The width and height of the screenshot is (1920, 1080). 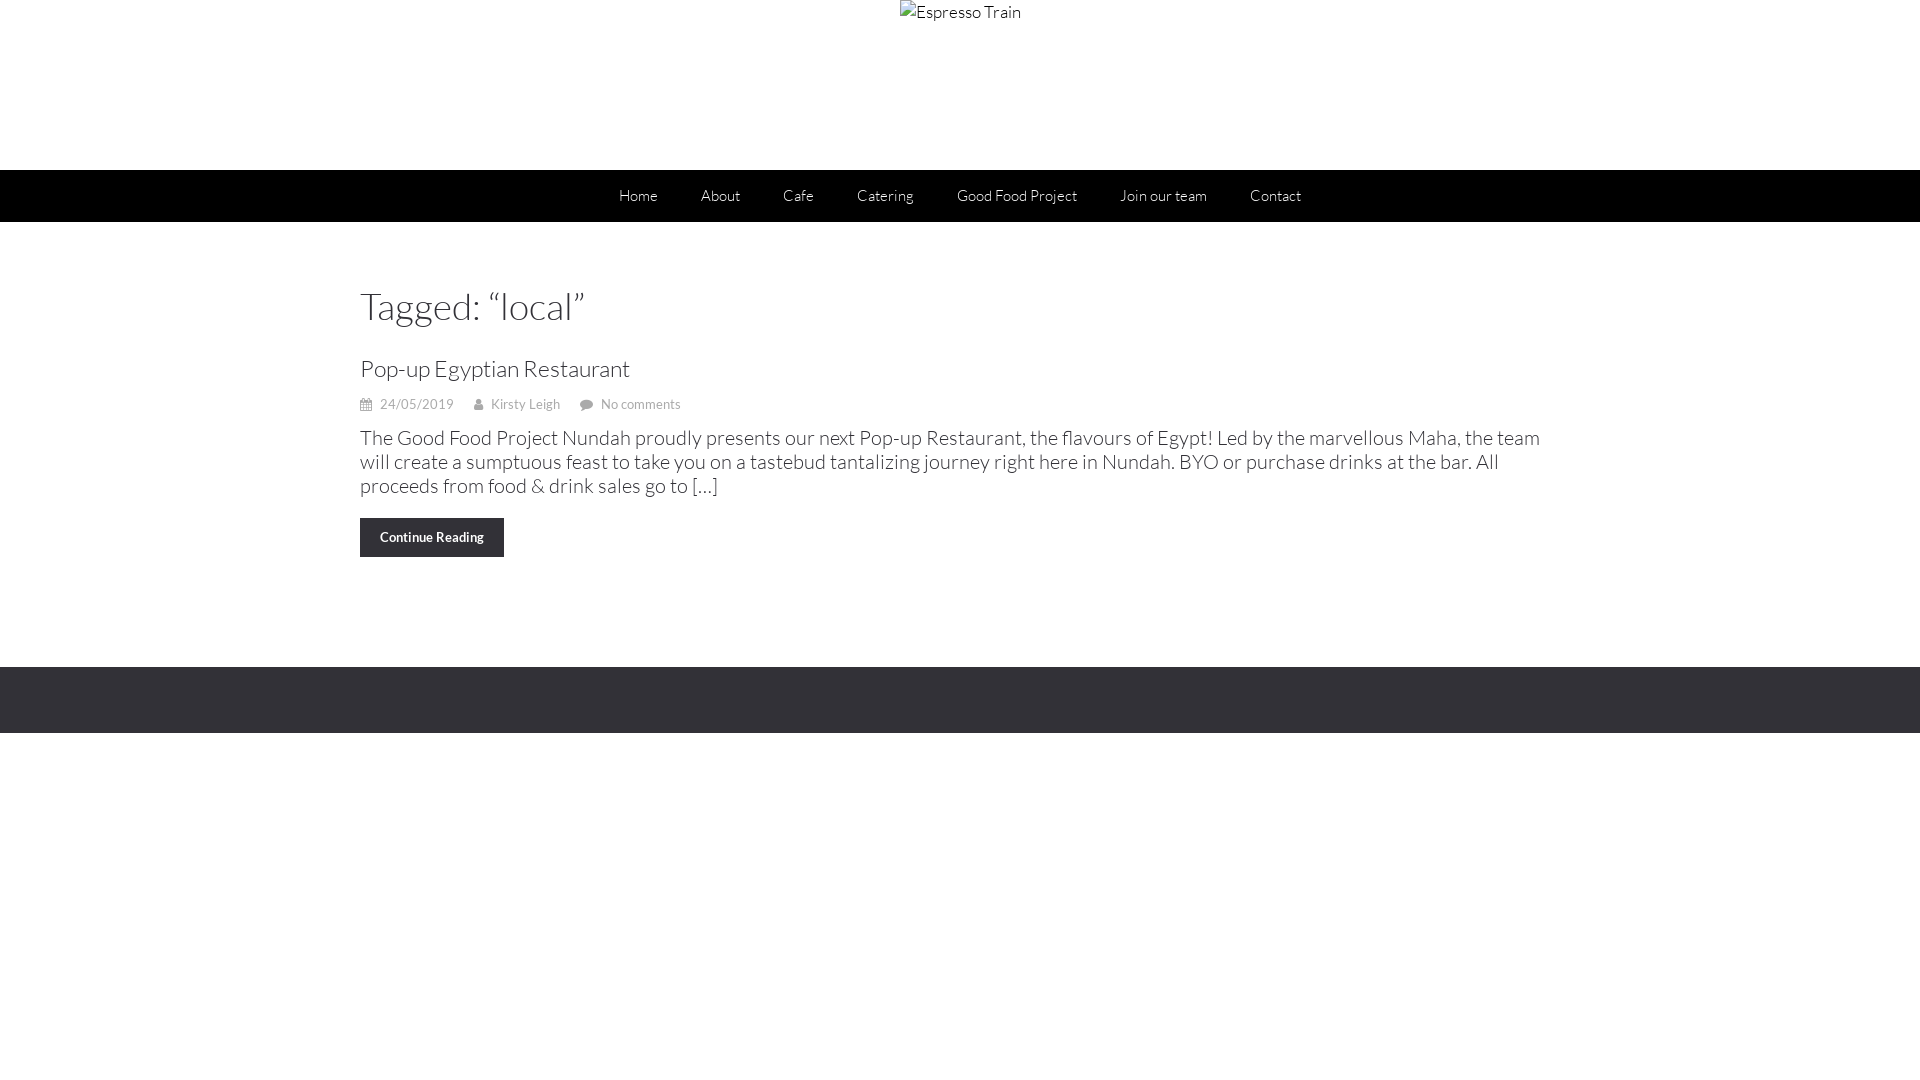 What do you see at coordinates (431, 536) in the screenshot?
I see `'Continue Reading'` at bounding box center [431, 536].